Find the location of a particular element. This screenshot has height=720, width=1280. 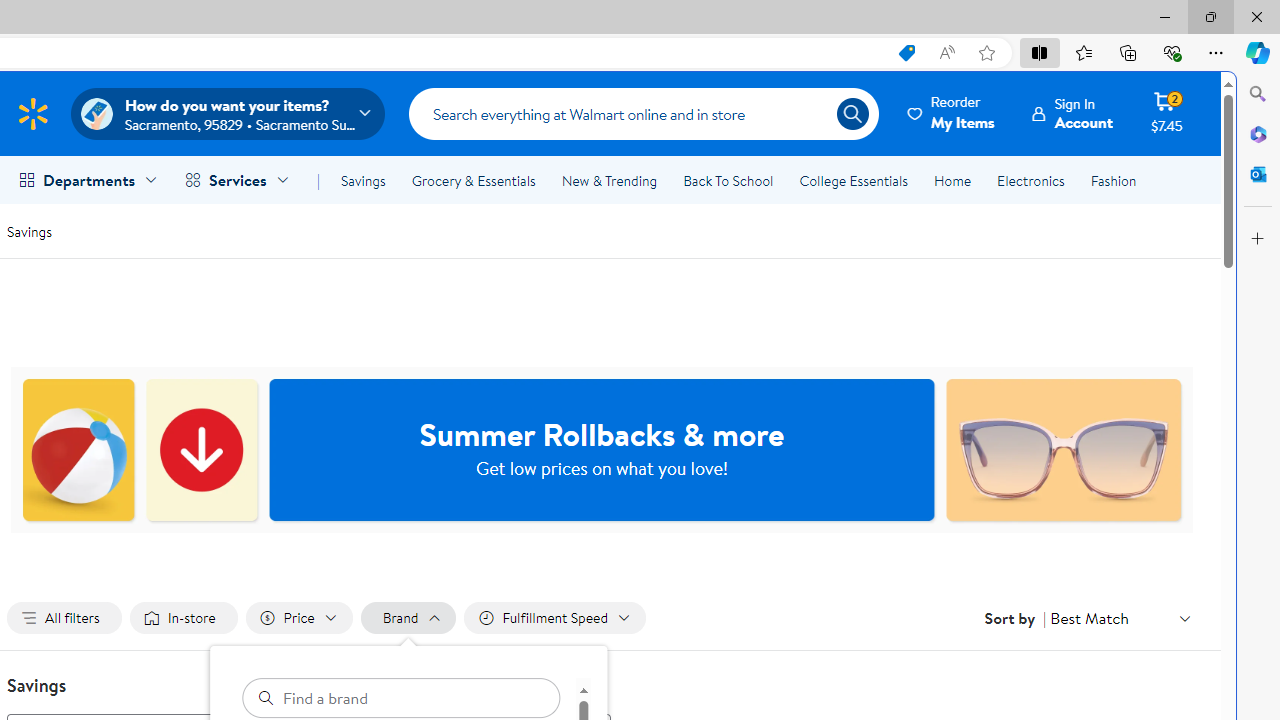

'Sort by Best Match' is located at coordinates (1121, 617).